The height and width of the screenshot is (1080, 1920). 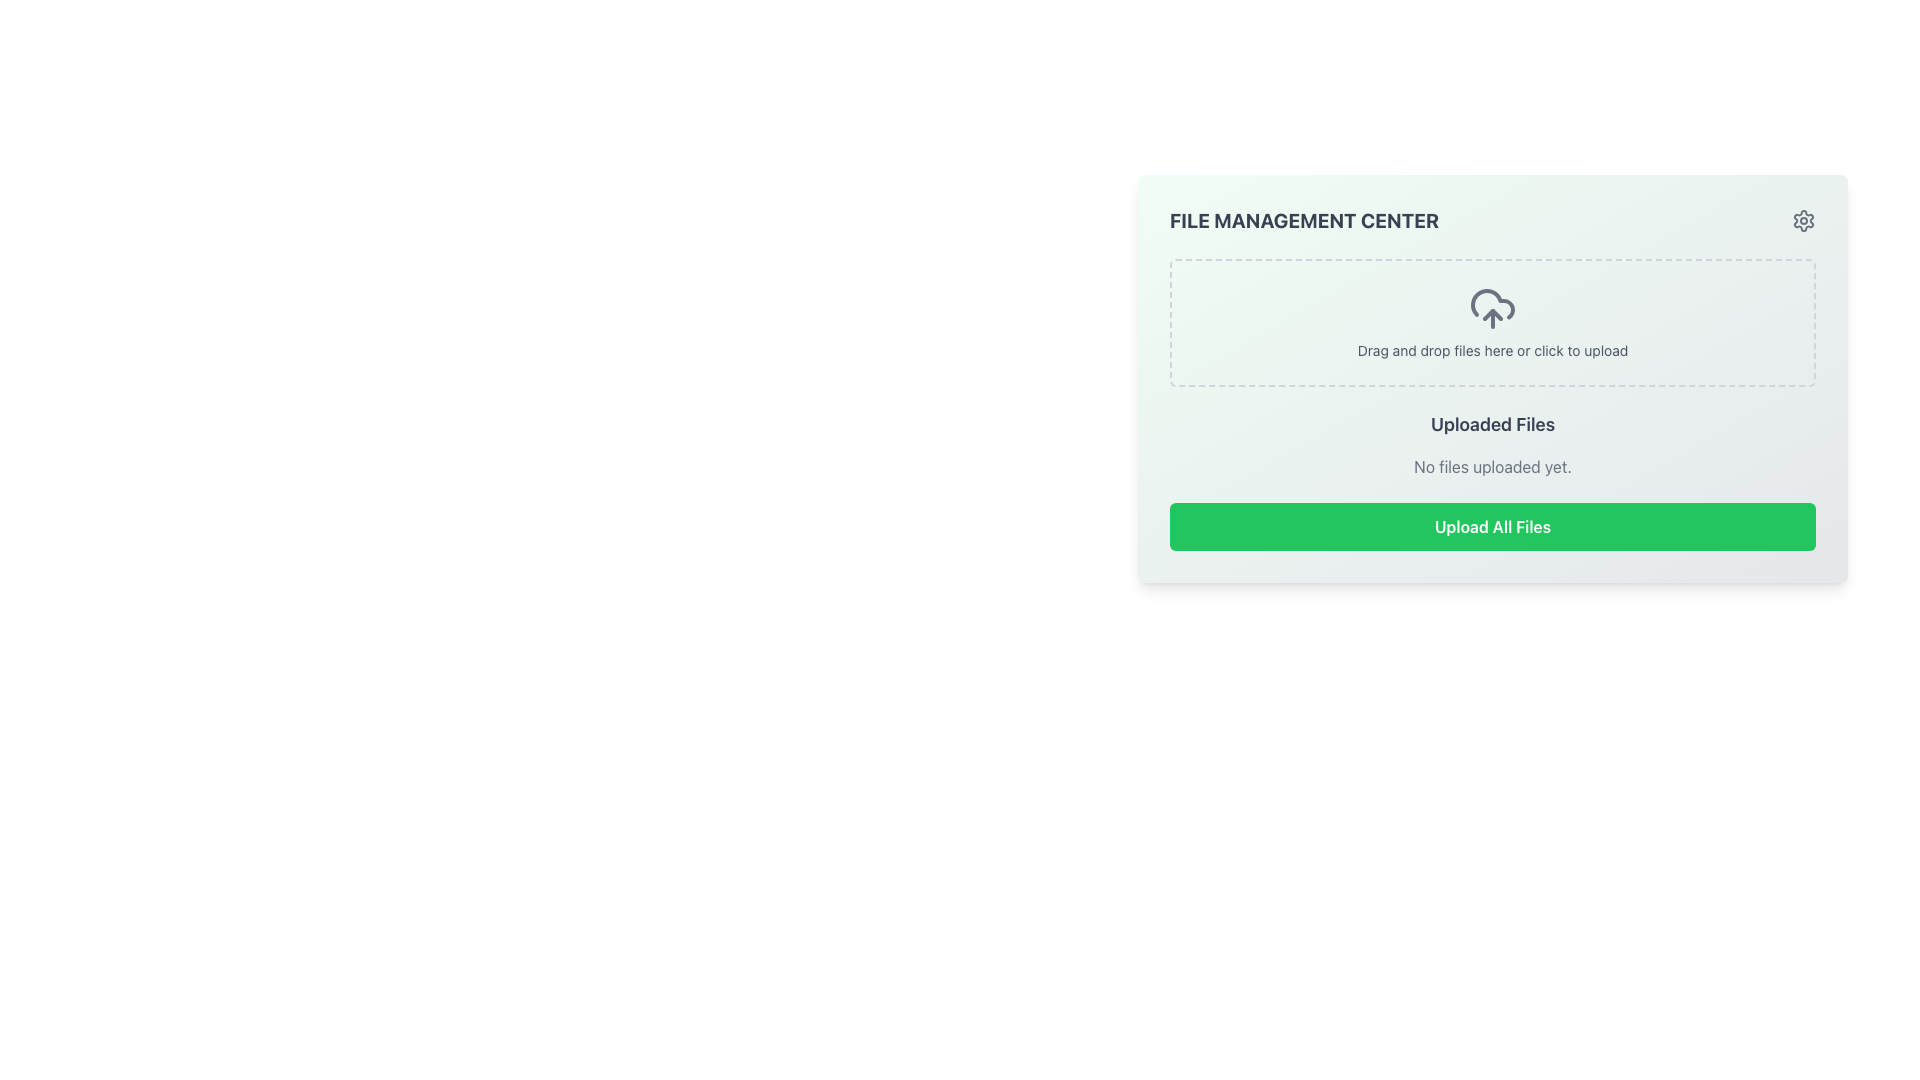 I want to click on the text label that displays 'Drag and drop files here or click to upload' located below the upload icon in the file upload interface, so click(x=1492, y=350).